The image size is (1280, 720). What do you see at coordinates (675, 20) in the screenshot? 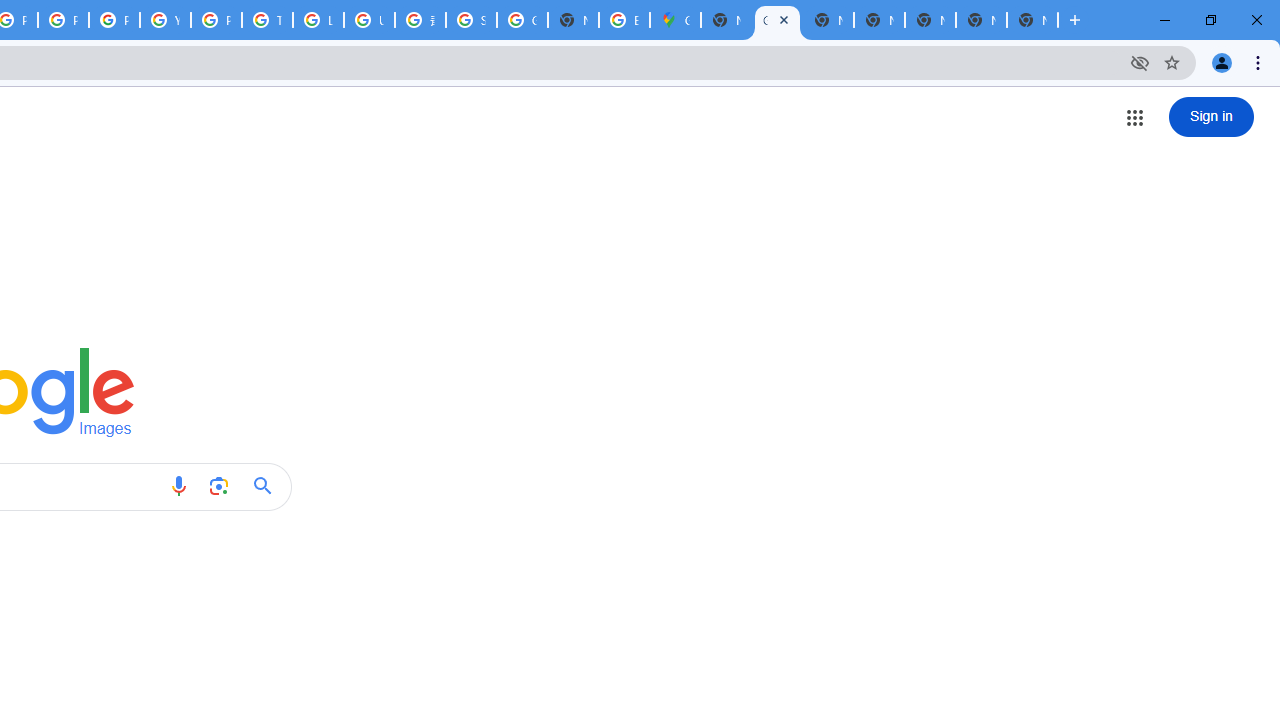
I see `'Google Maps'` at bounding box center [675, 20].